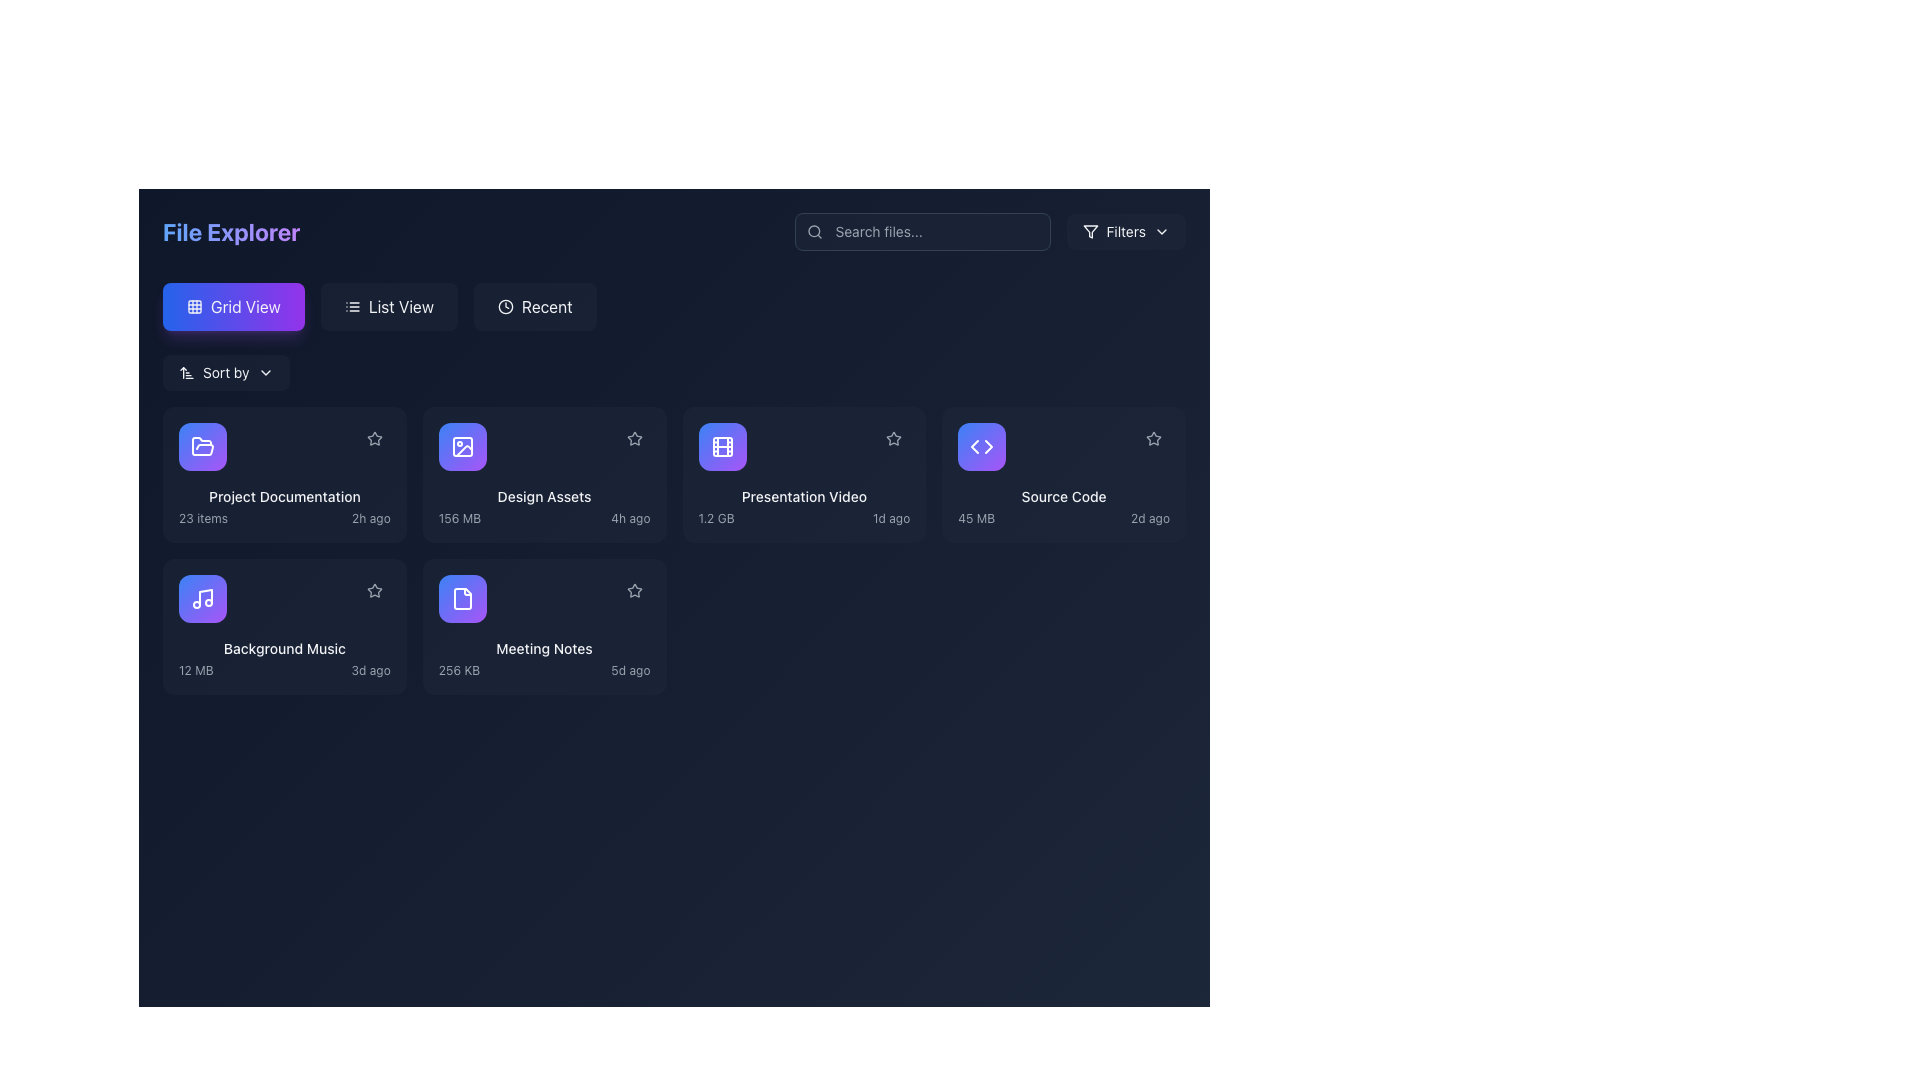  Describe the element at coordinates (374, 589) in the screenshot. I see `the star-shaped icon in the top-right corner of the 'Background Music' card` at that location.